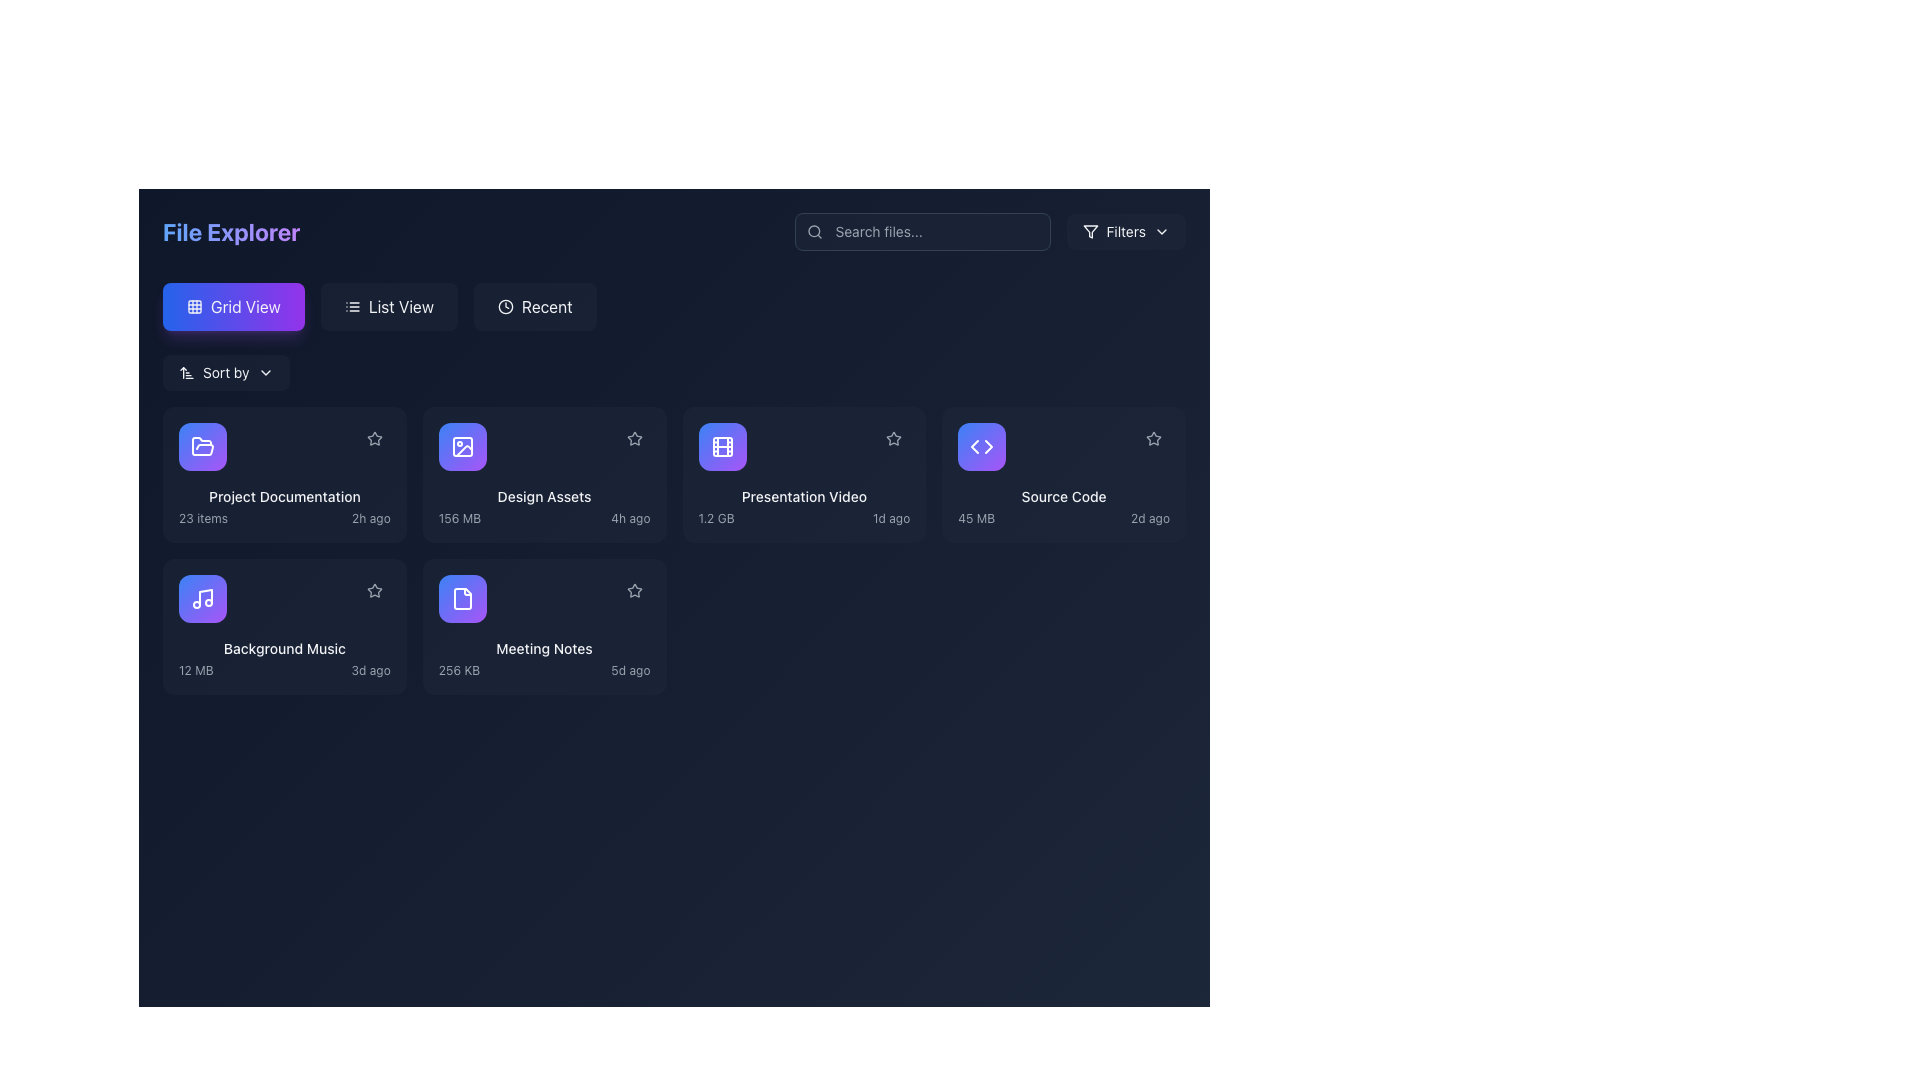  Describe the element at coordinates (374, 589) in the screenshot. I see `the star-shaped icon in the top-right corner of the 'Background Music' card` at that location.